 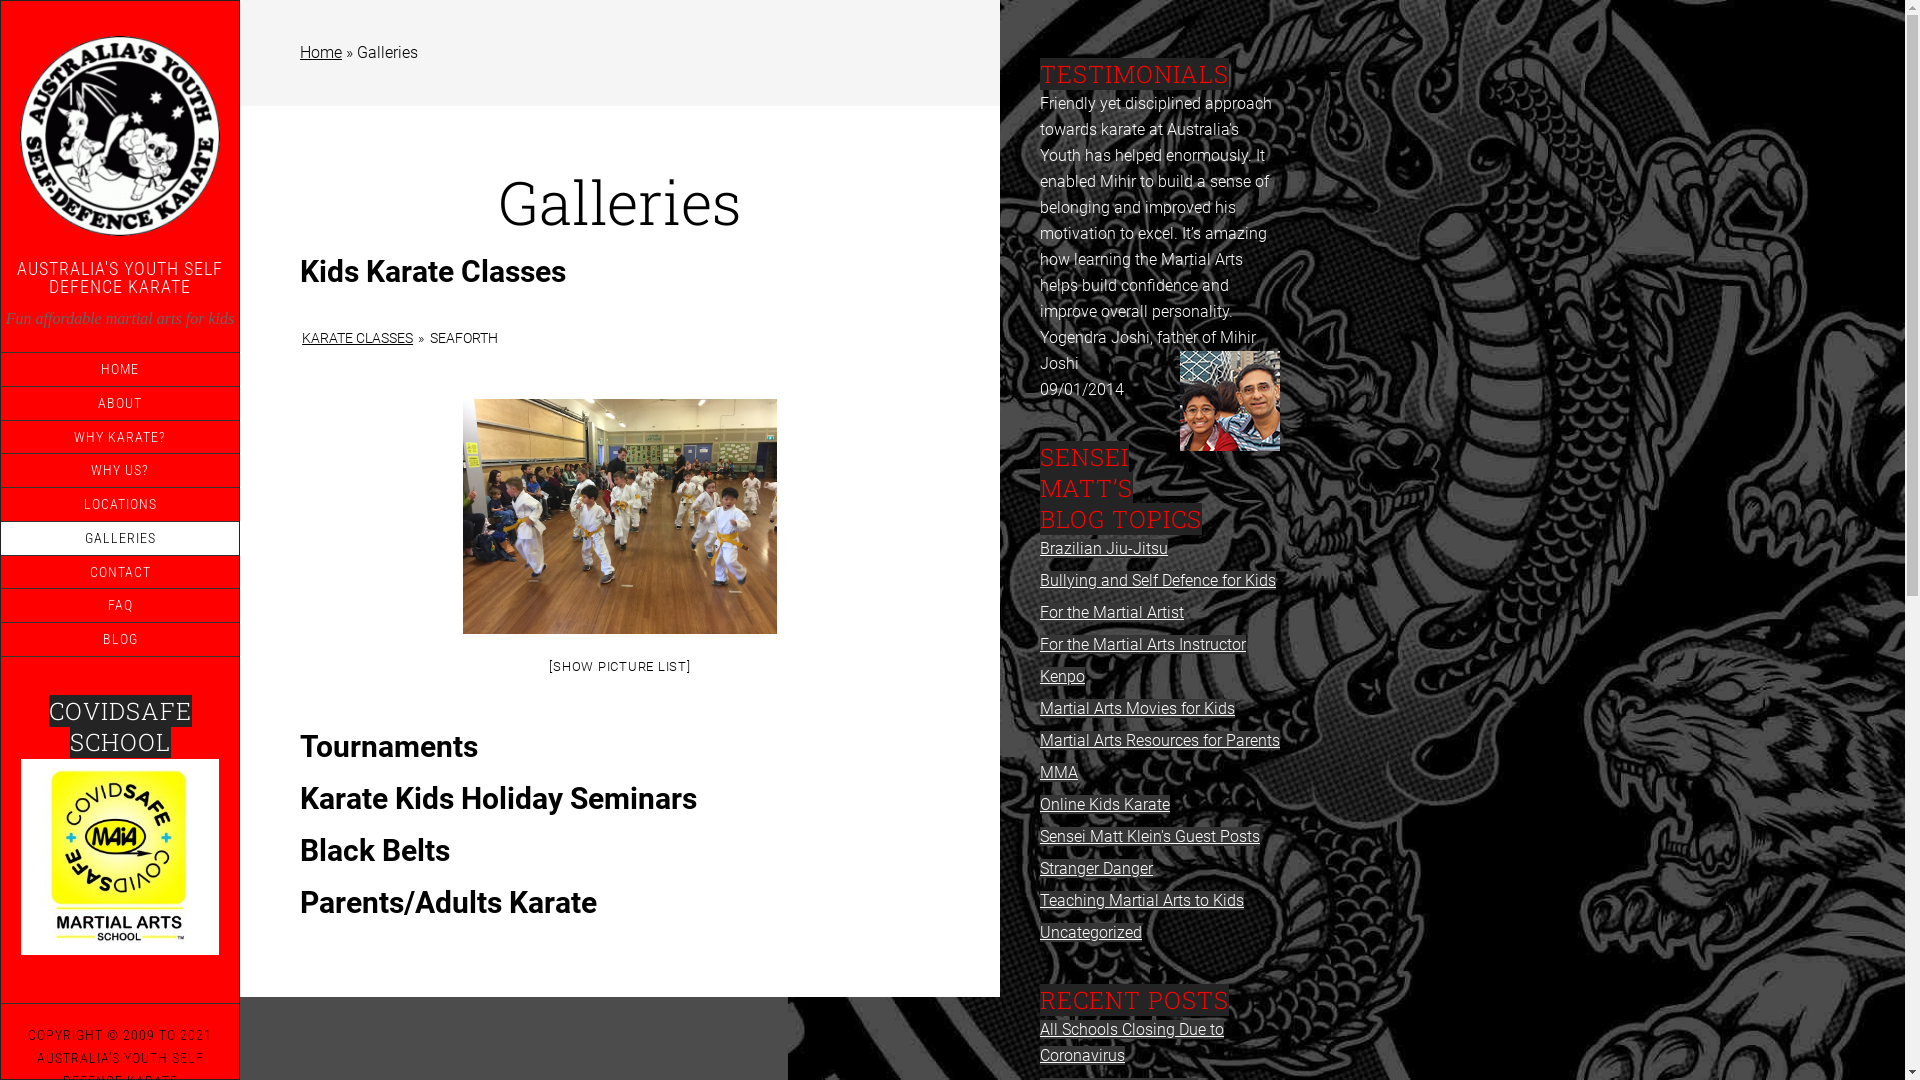 I want to click on 'Brazilian Jiu-Jitsu', so click(x=1040, y=548).